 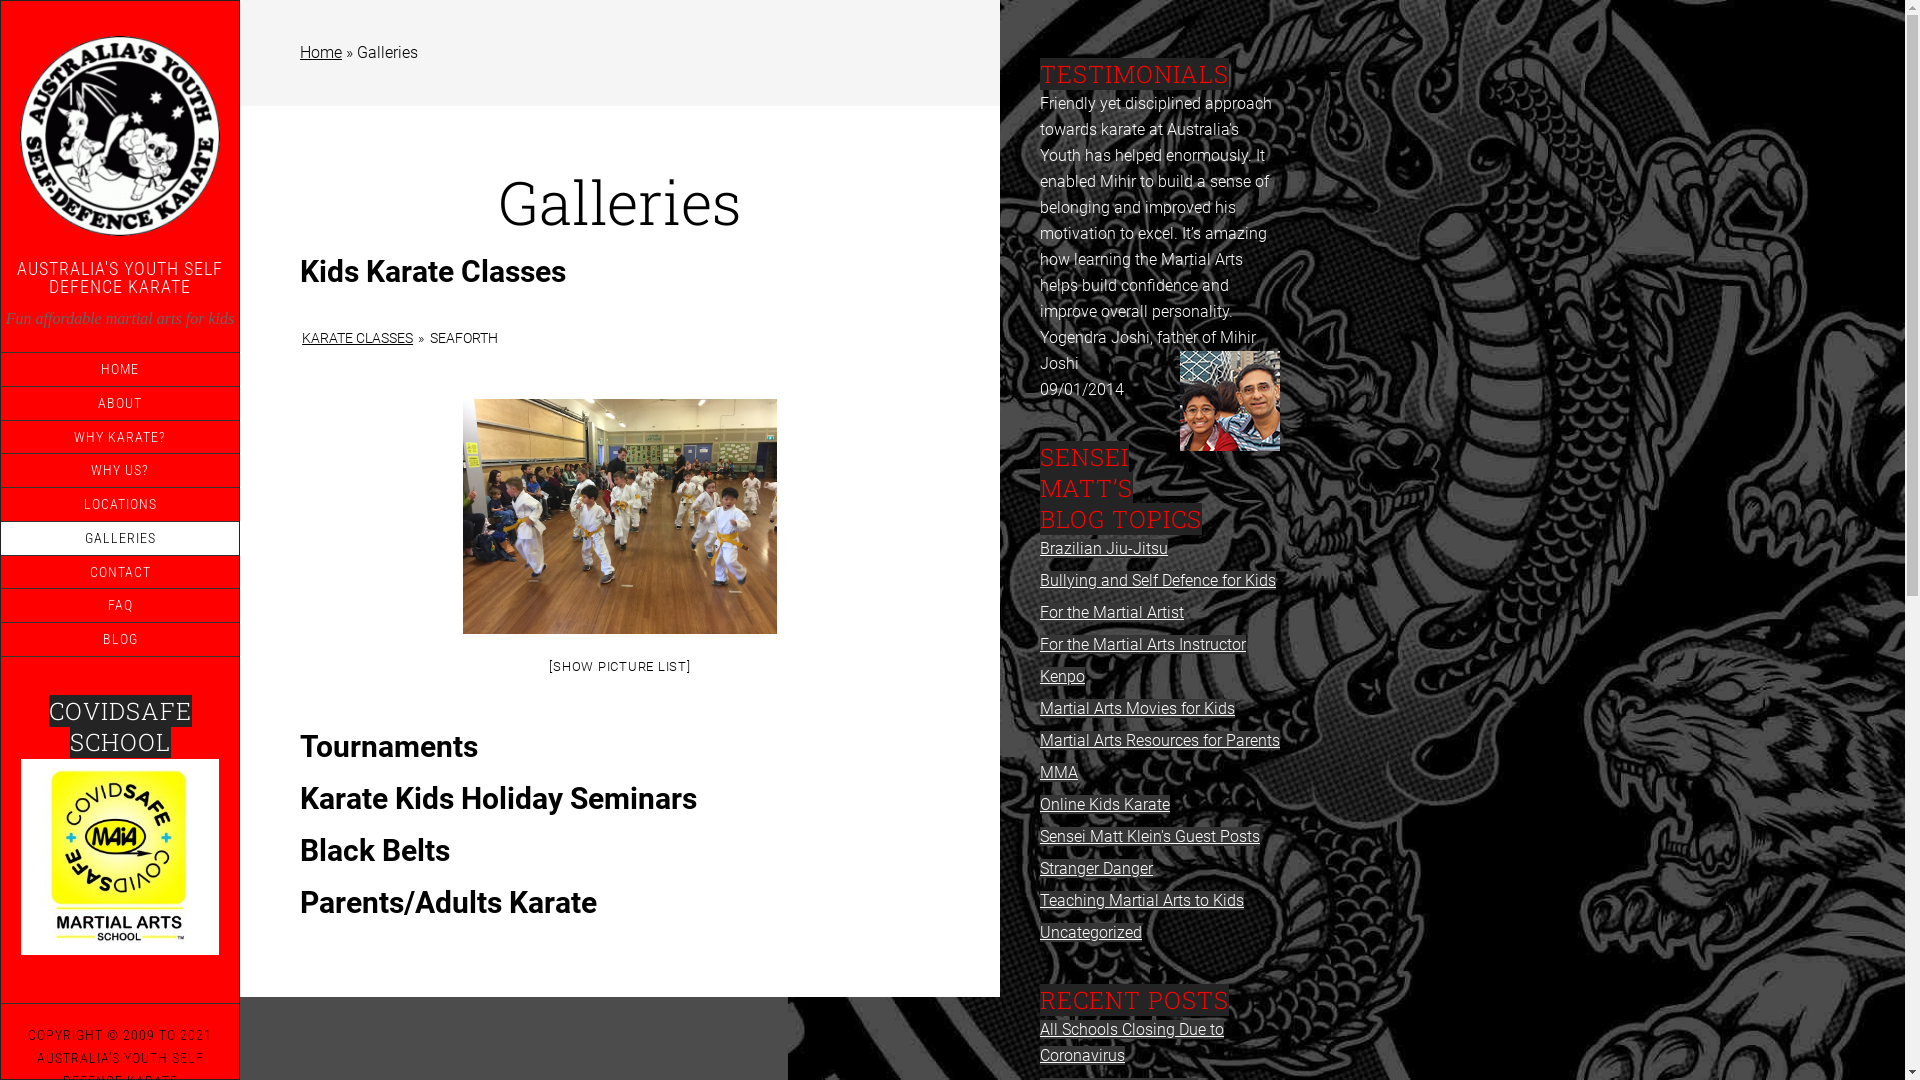 I want to click on 'Brazilian Jiu-Jitsu', so click(x=1040, y=548).